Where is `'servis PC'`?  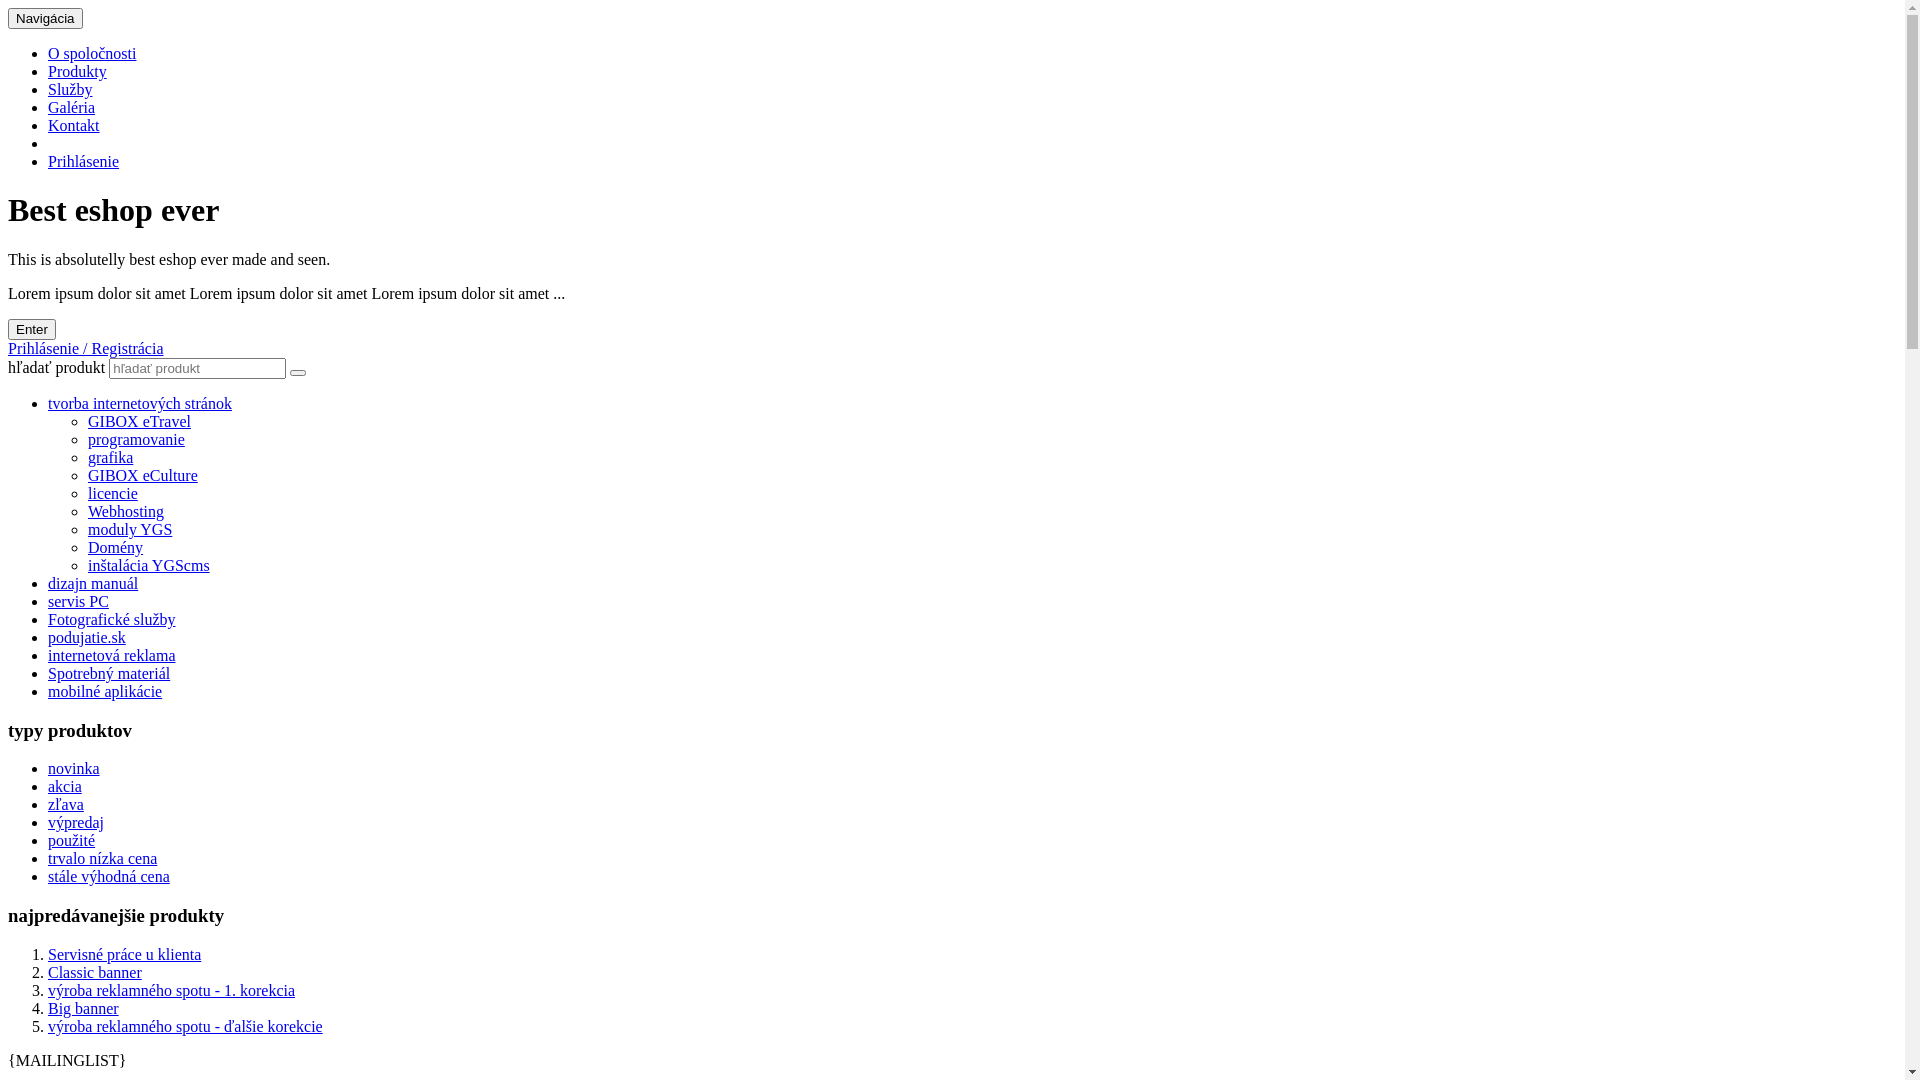 'servis PC' is located at coordinates (78, 600).